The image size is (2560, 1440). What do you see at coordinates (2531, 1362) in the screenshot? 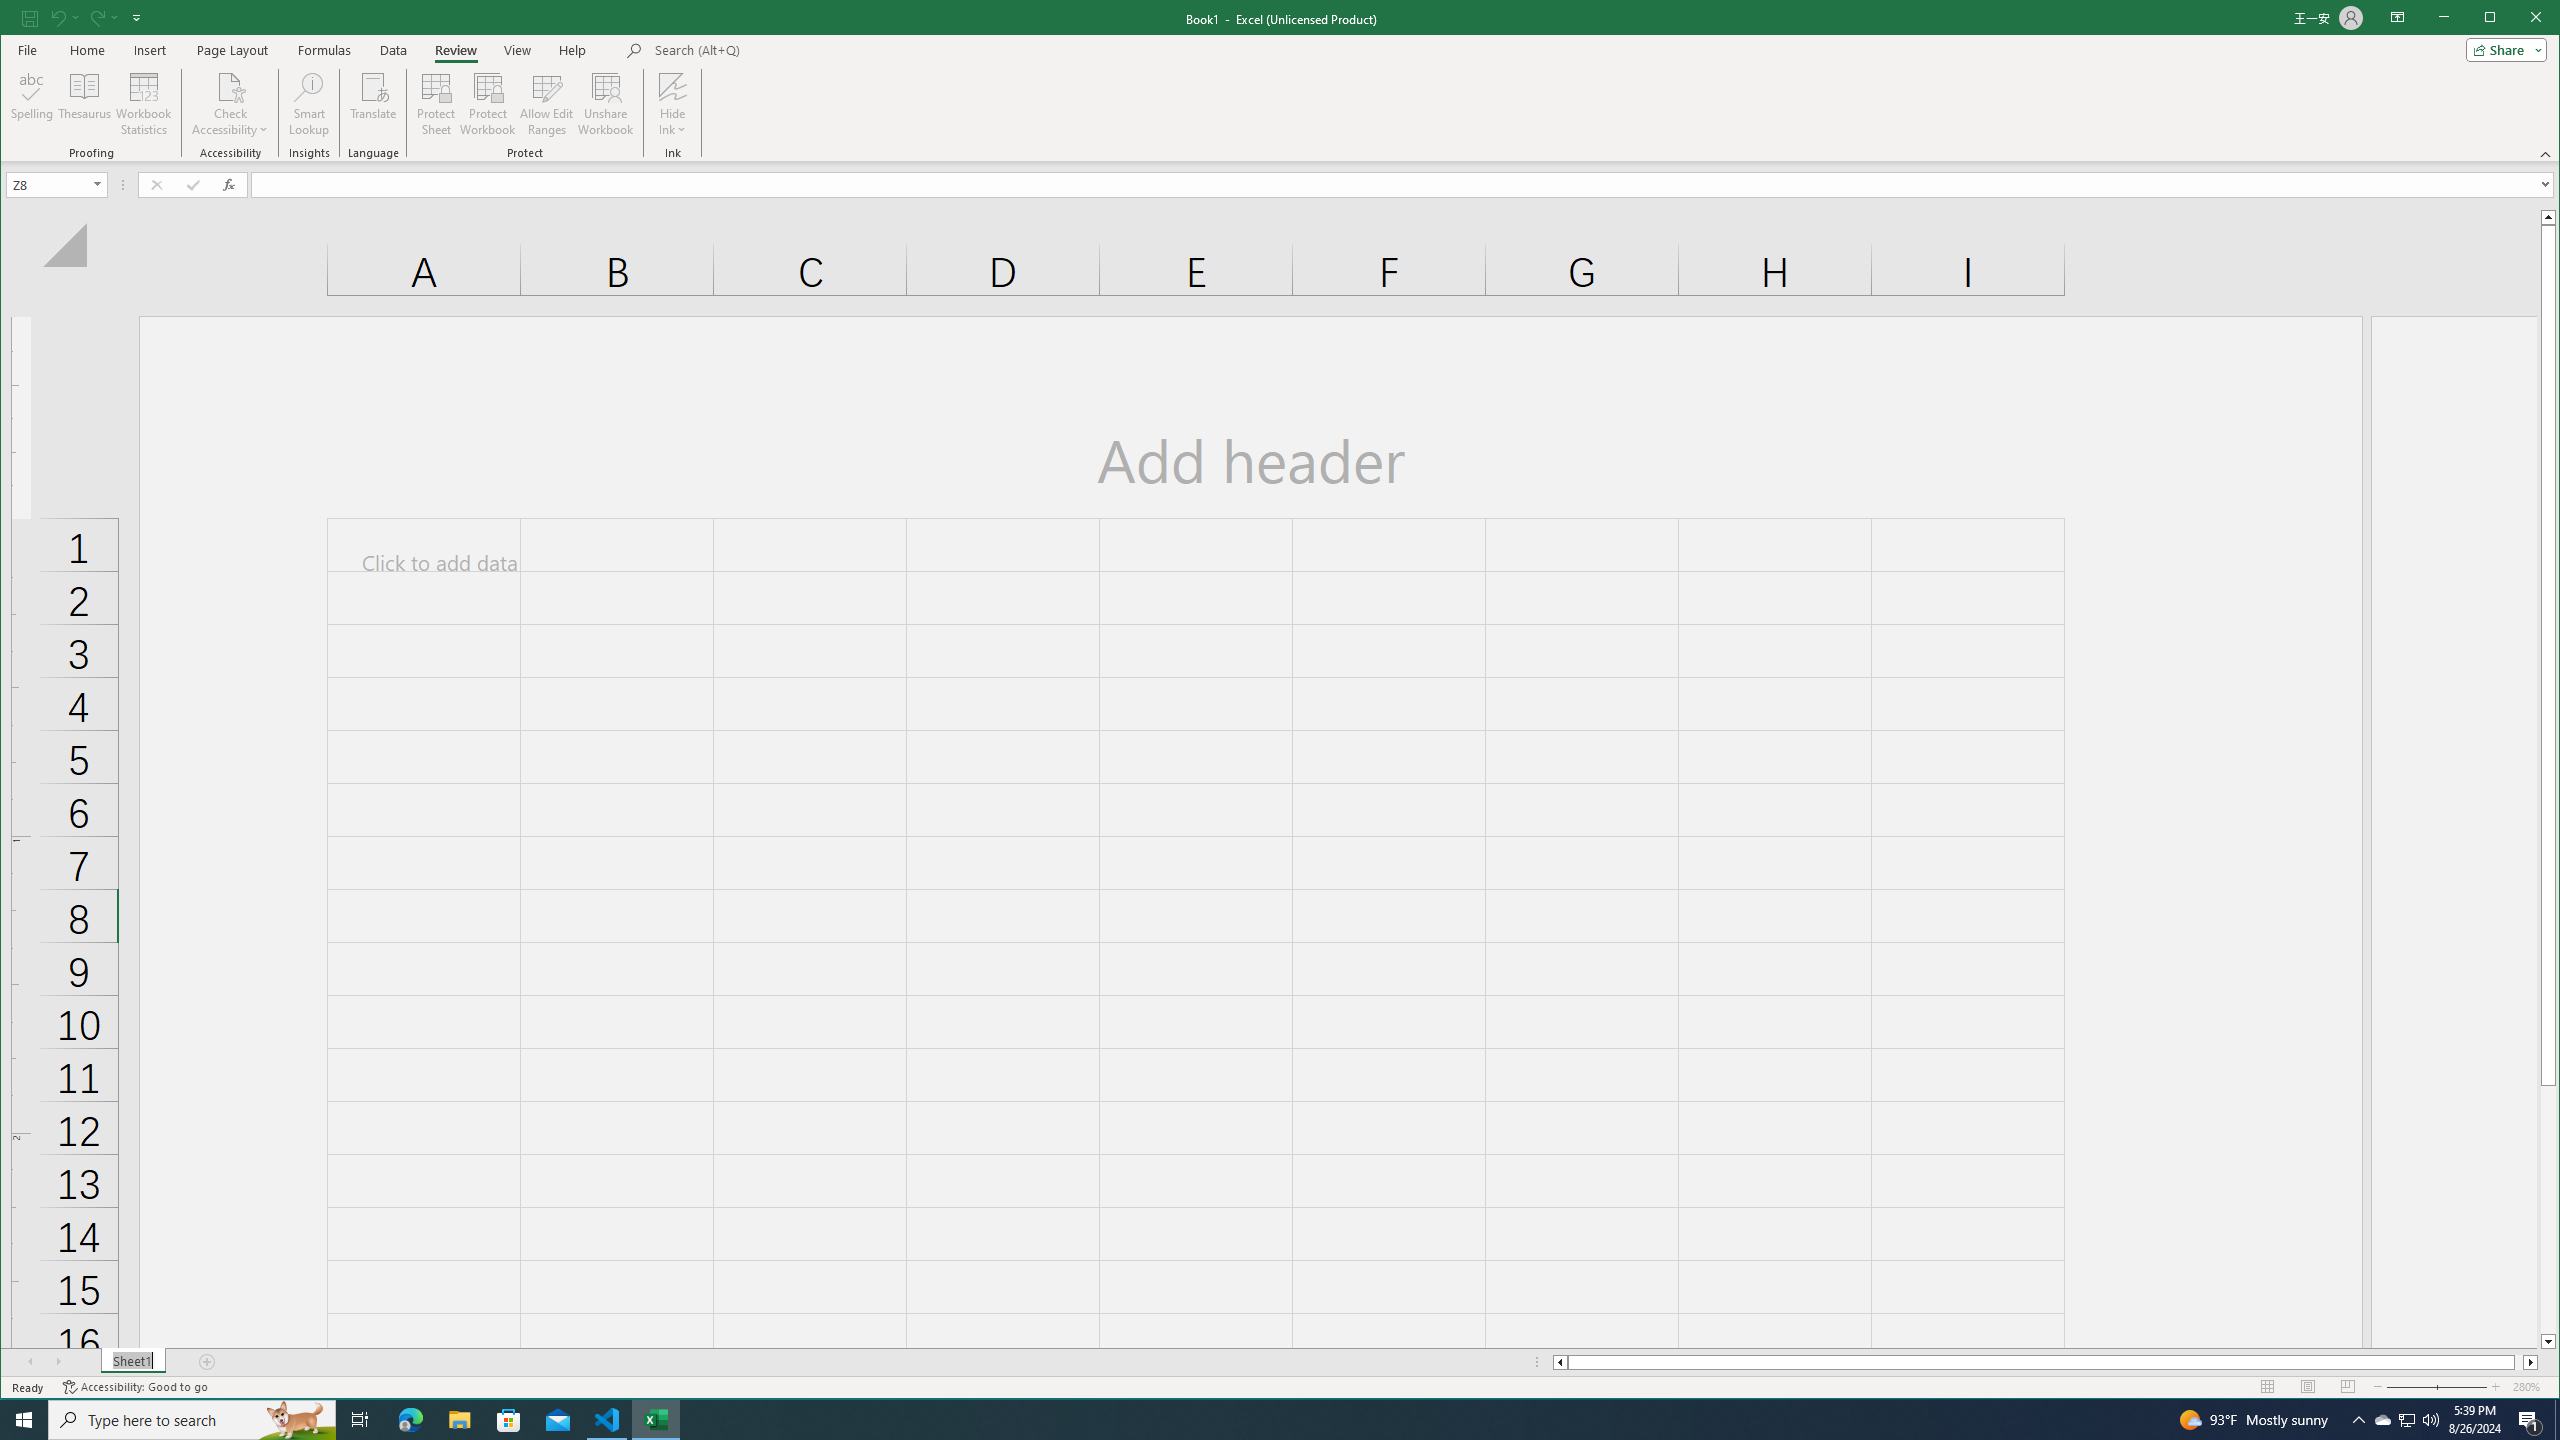
I see `'Column right'` at bounding box center [2531, 1362].